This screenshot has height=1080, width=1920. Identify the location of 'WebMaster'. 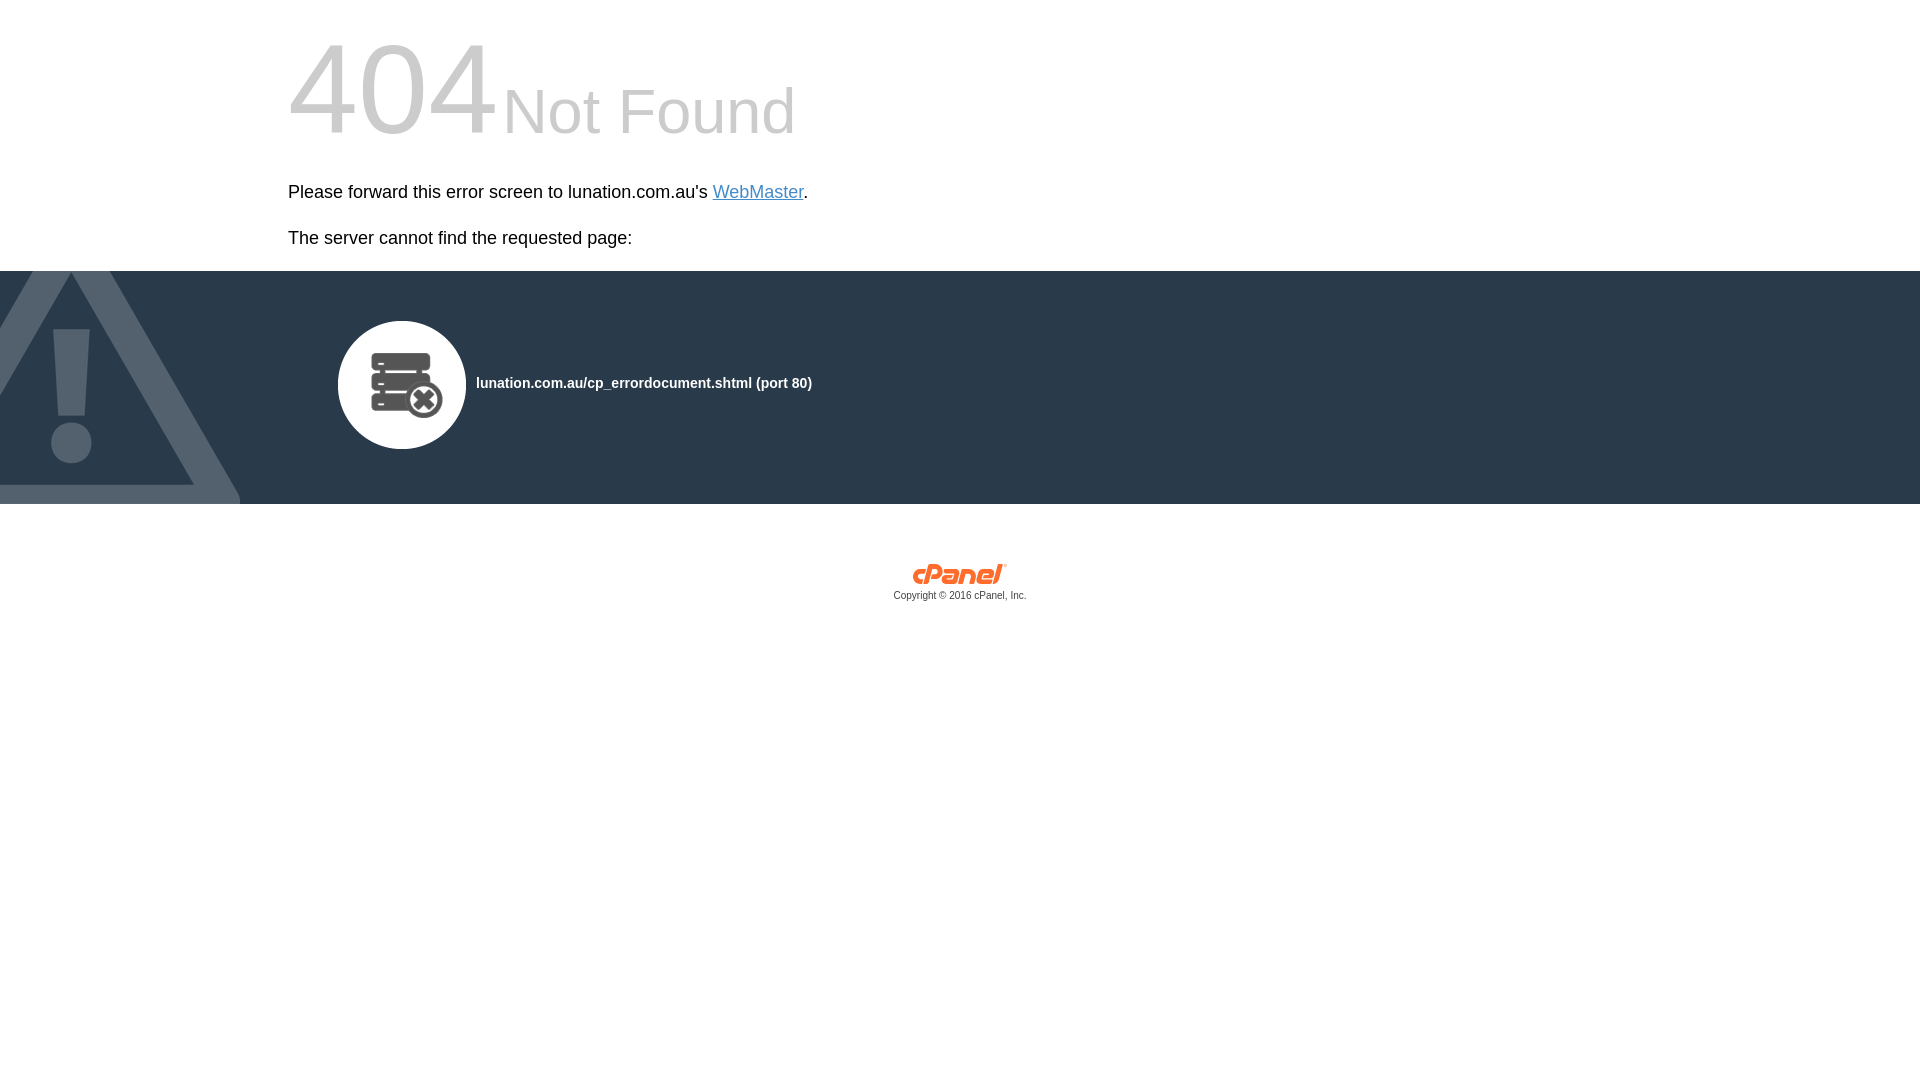
(757, 192).